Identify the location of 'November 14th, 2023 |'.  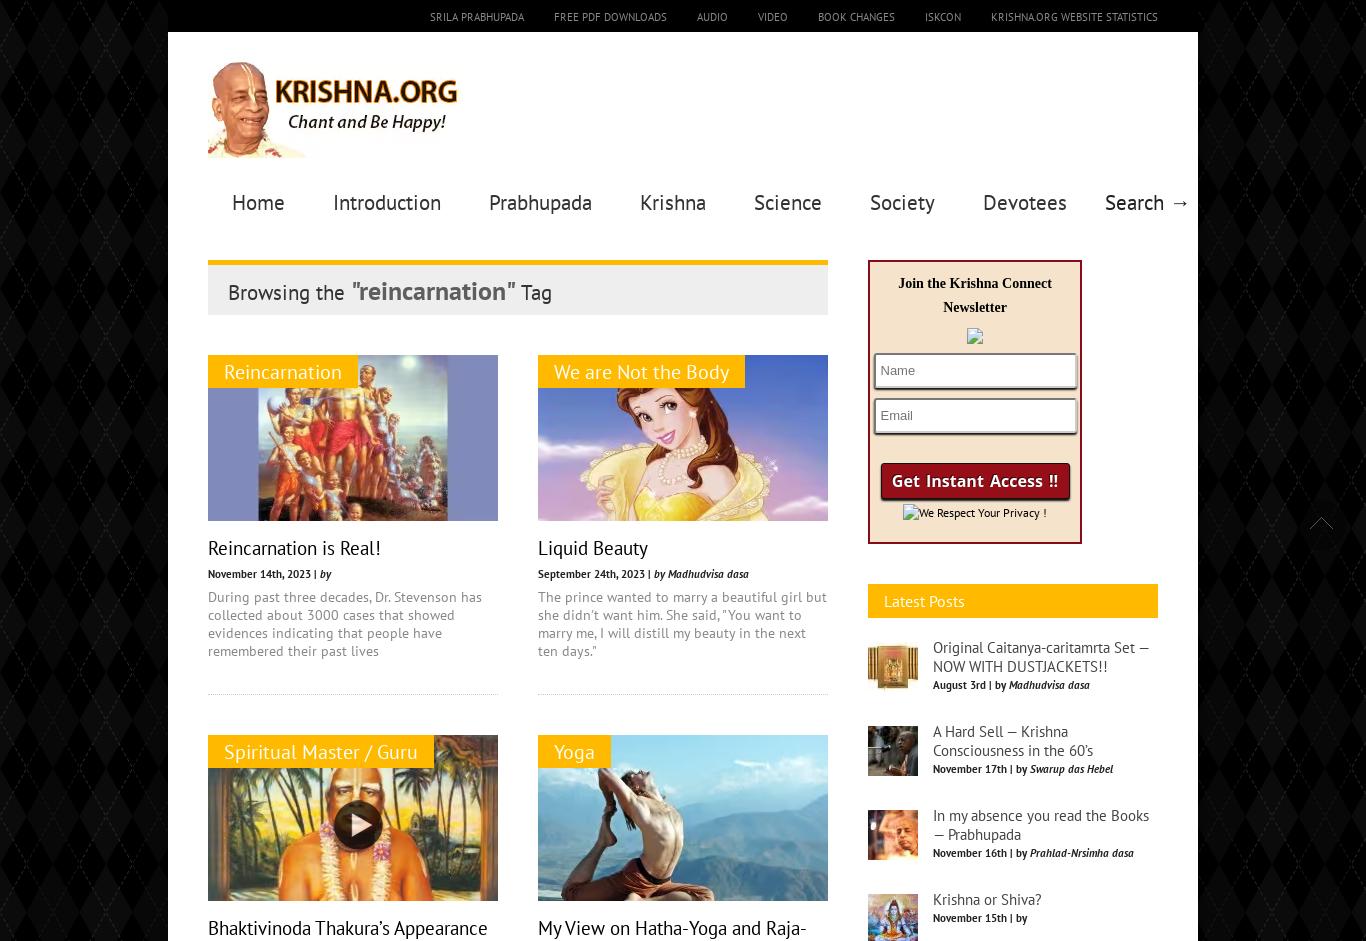
(264, 573).